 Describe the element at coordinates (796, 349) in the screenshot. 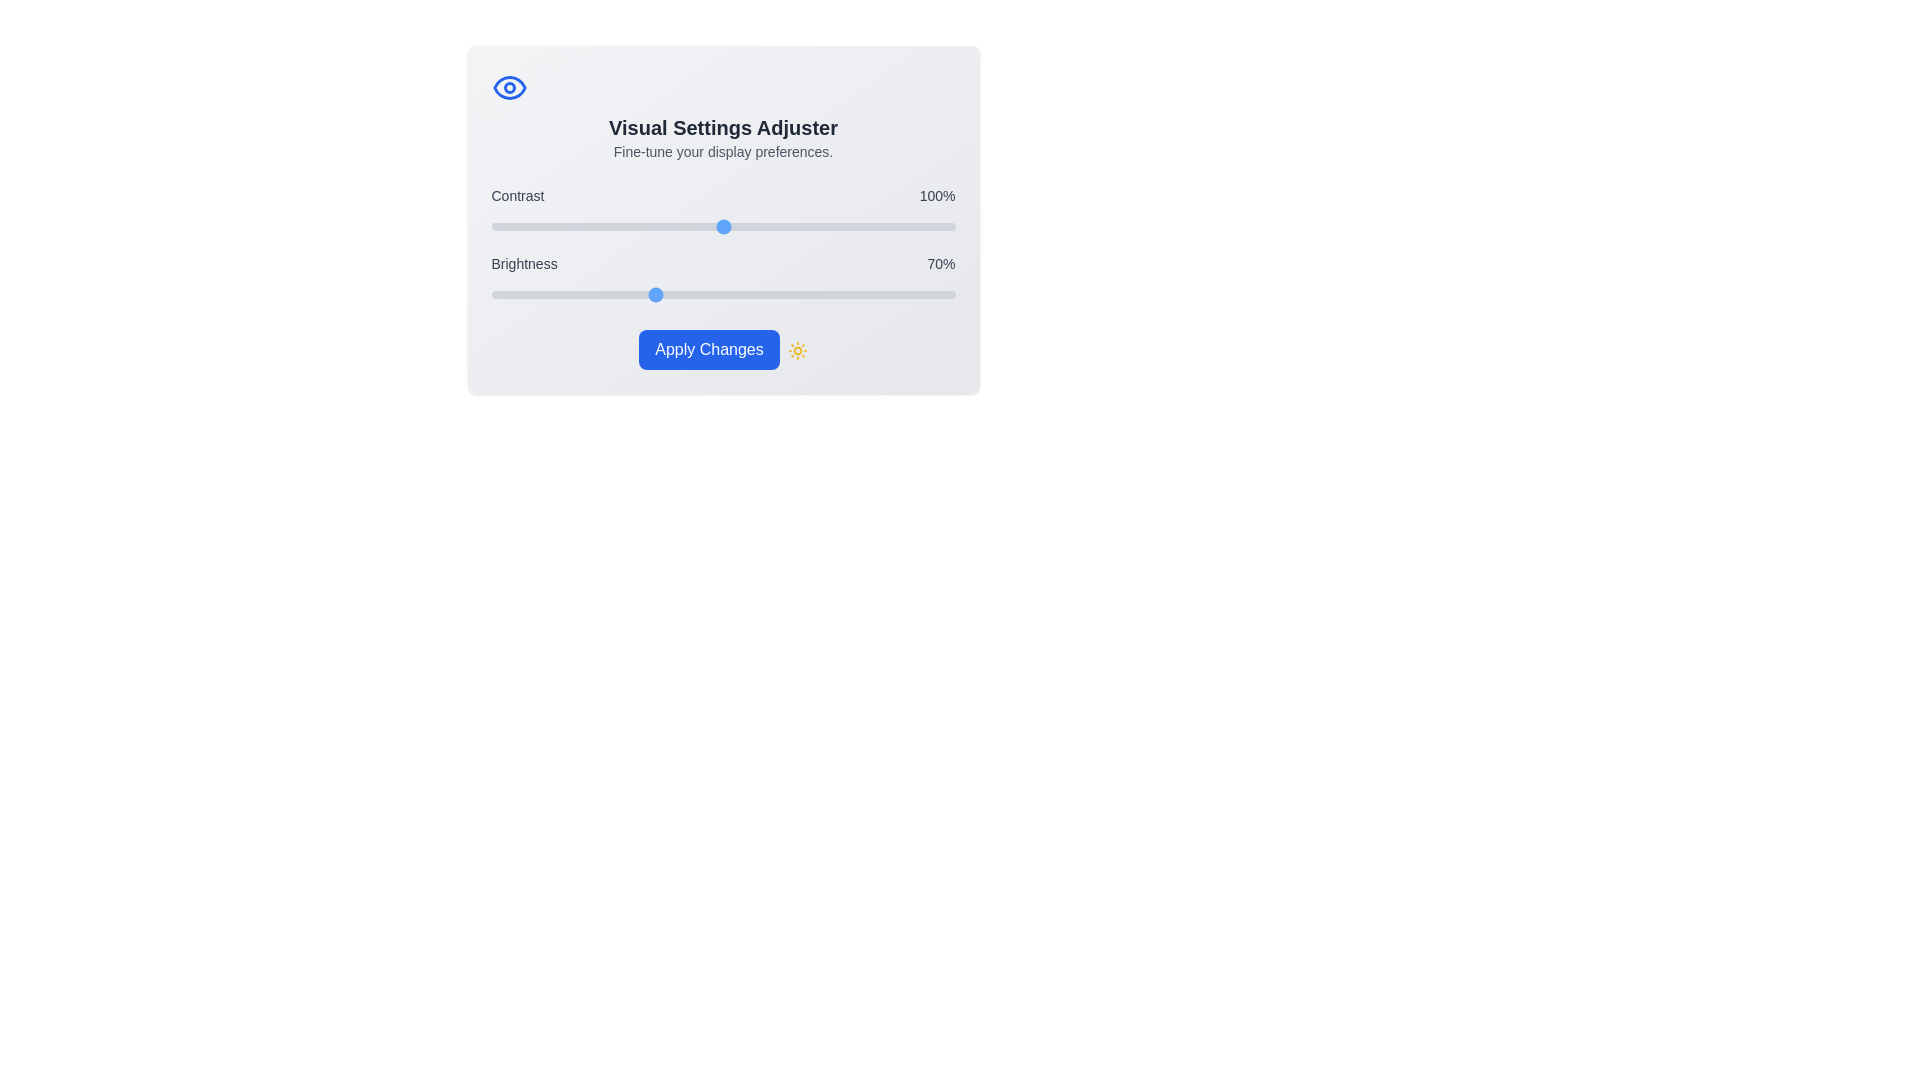

I see `the 'Sun' icon next to the 'Apply Changes' button` at that location.